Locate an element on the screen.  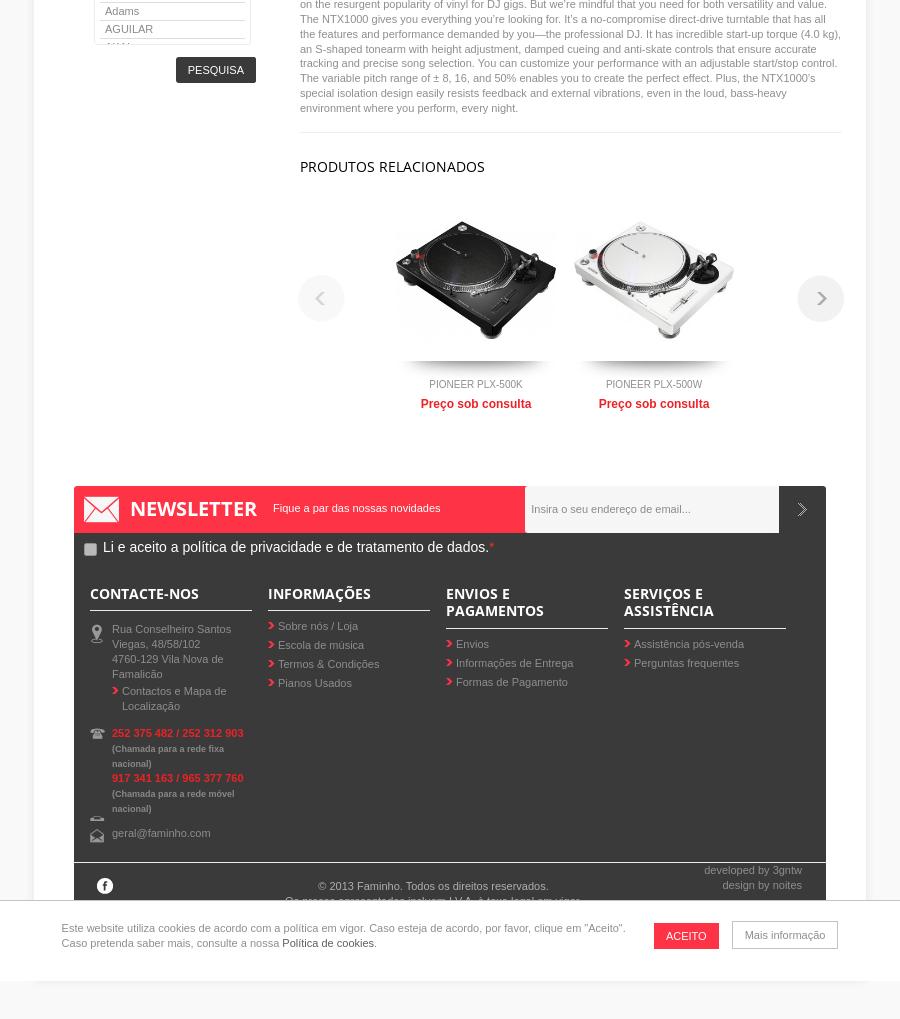
'Contacte-nos' is located at coordinates (144, 591).